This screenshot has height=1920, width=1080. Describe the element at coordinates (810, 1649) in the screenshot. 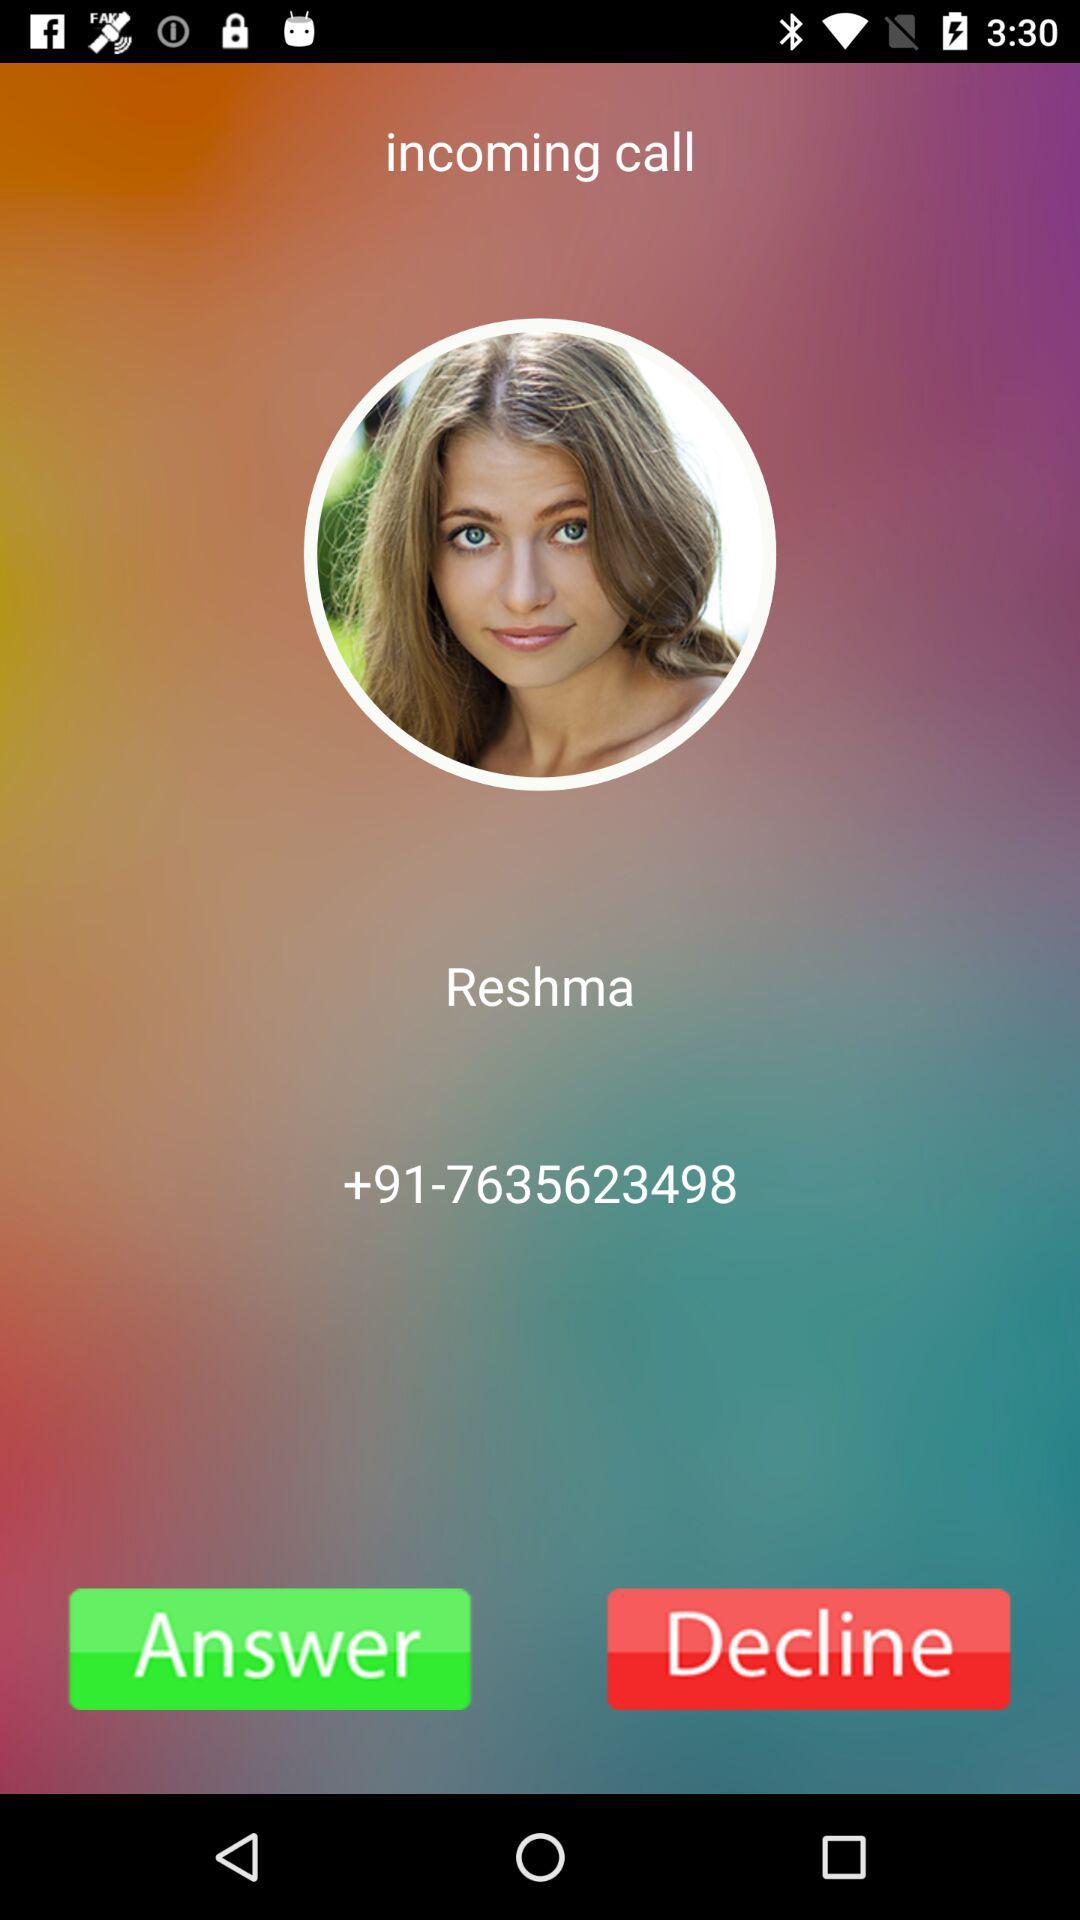

I see `icon at the bottom right corner` at that location.